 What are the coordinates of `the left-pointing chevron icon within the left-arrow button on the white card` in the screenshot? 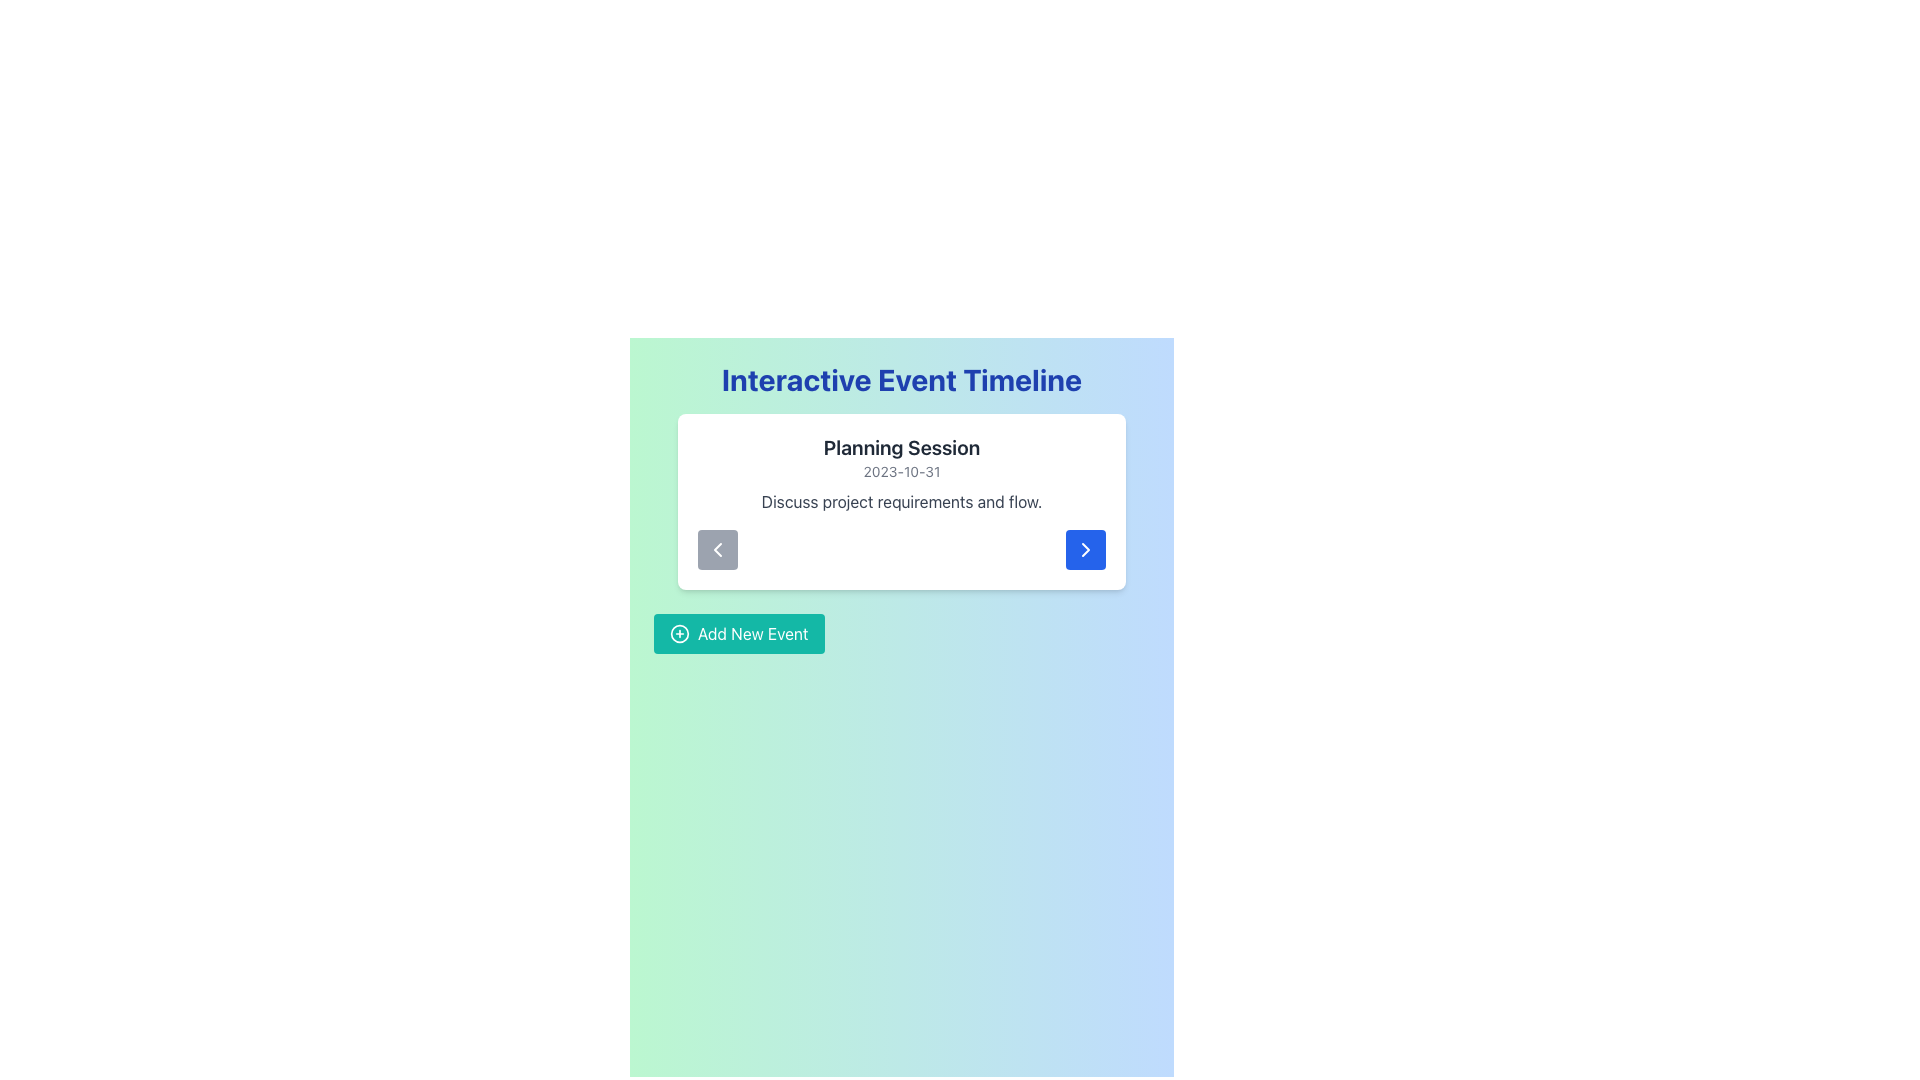 It's located at (718, 550).